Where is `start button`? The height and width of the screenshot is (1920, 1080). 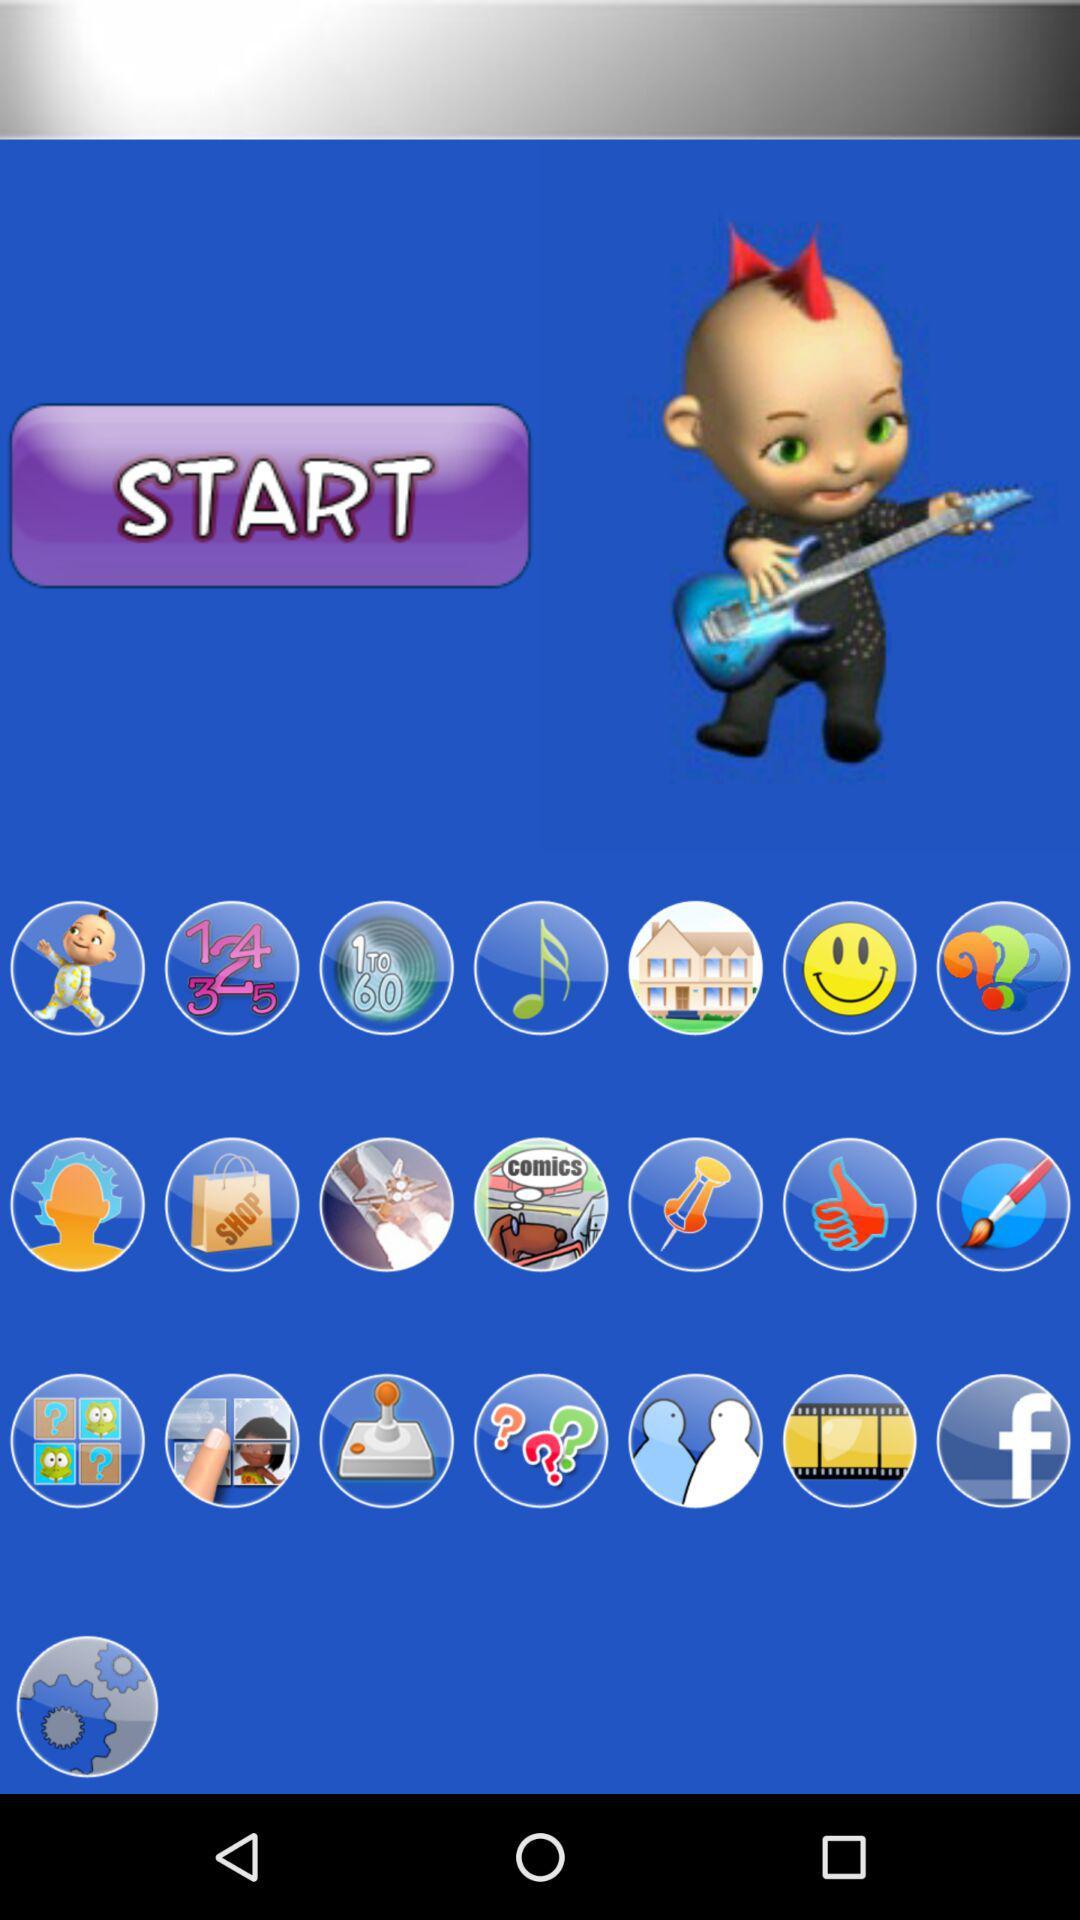
start button is located at coordinates (270, 496).